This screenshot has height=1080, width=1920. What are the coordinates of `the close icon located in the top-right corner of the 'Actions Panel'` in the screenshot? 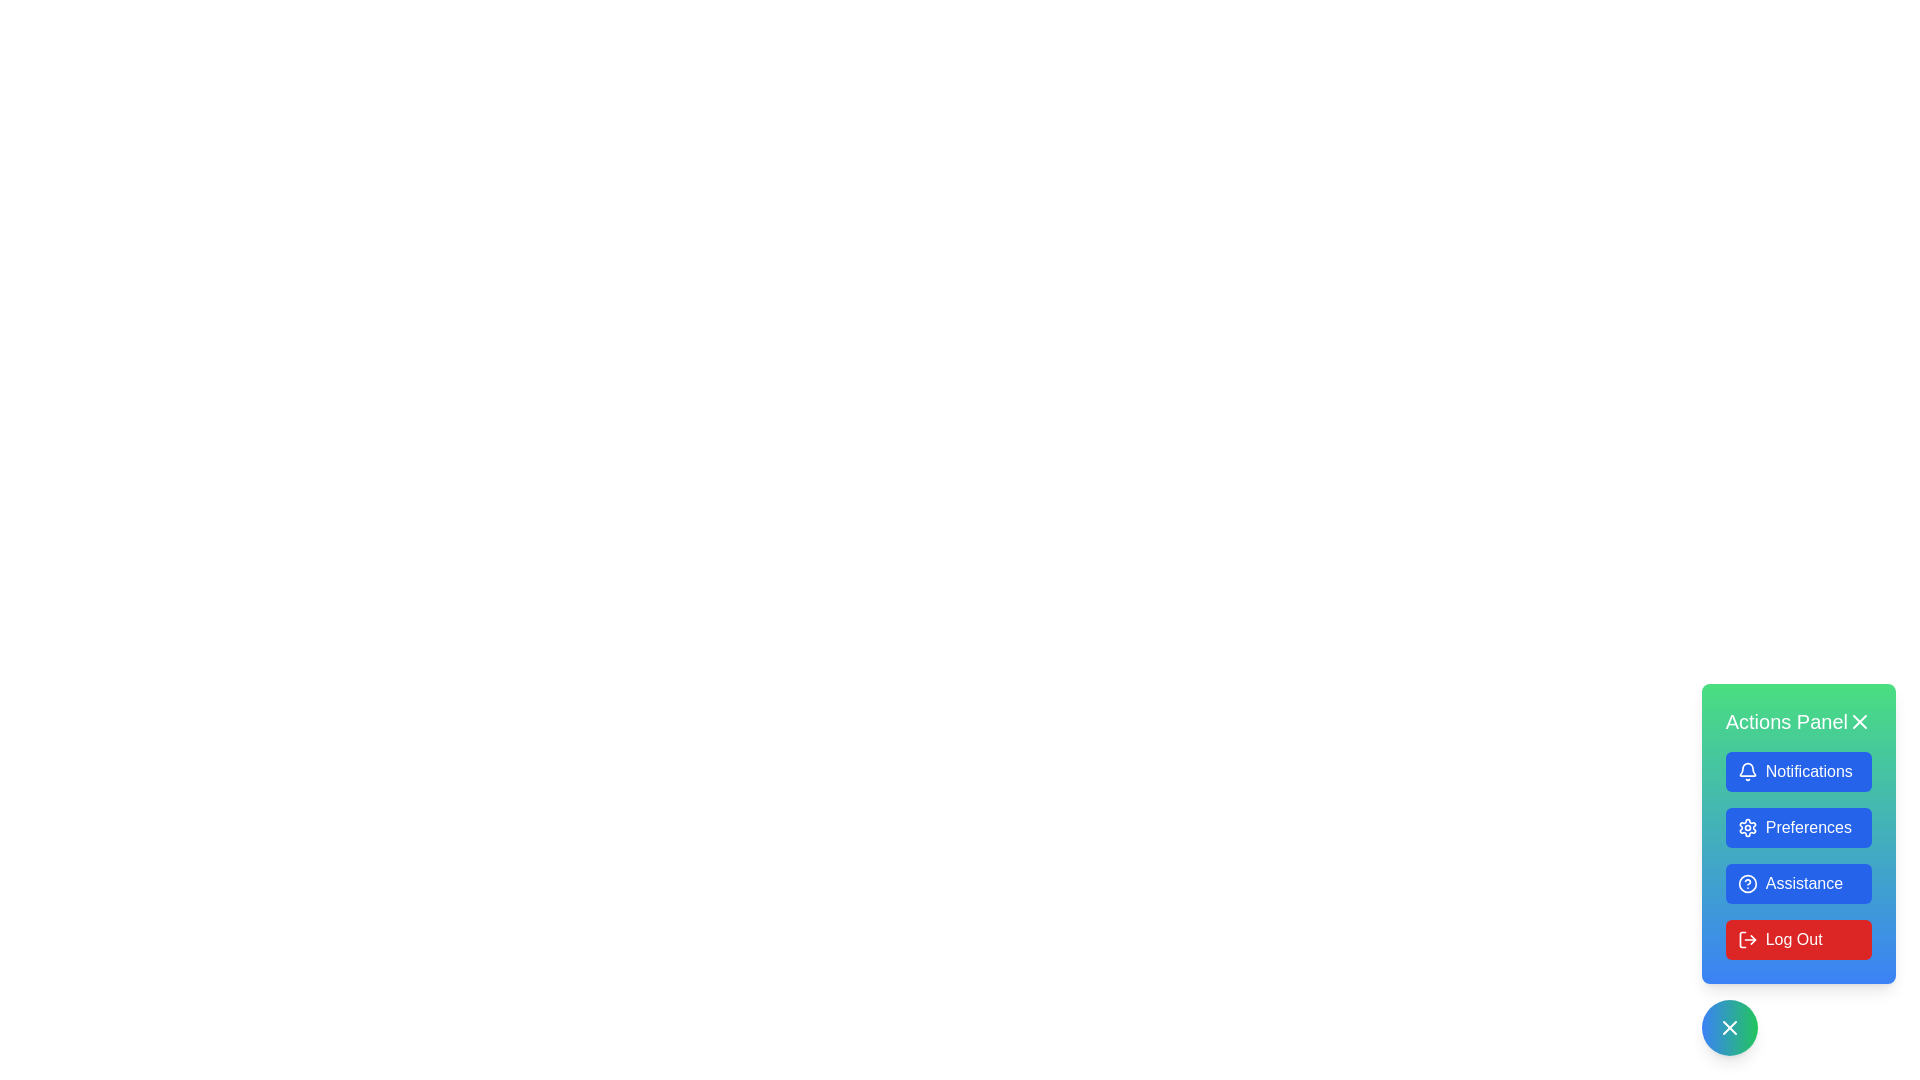 It's located at (1859, 721).